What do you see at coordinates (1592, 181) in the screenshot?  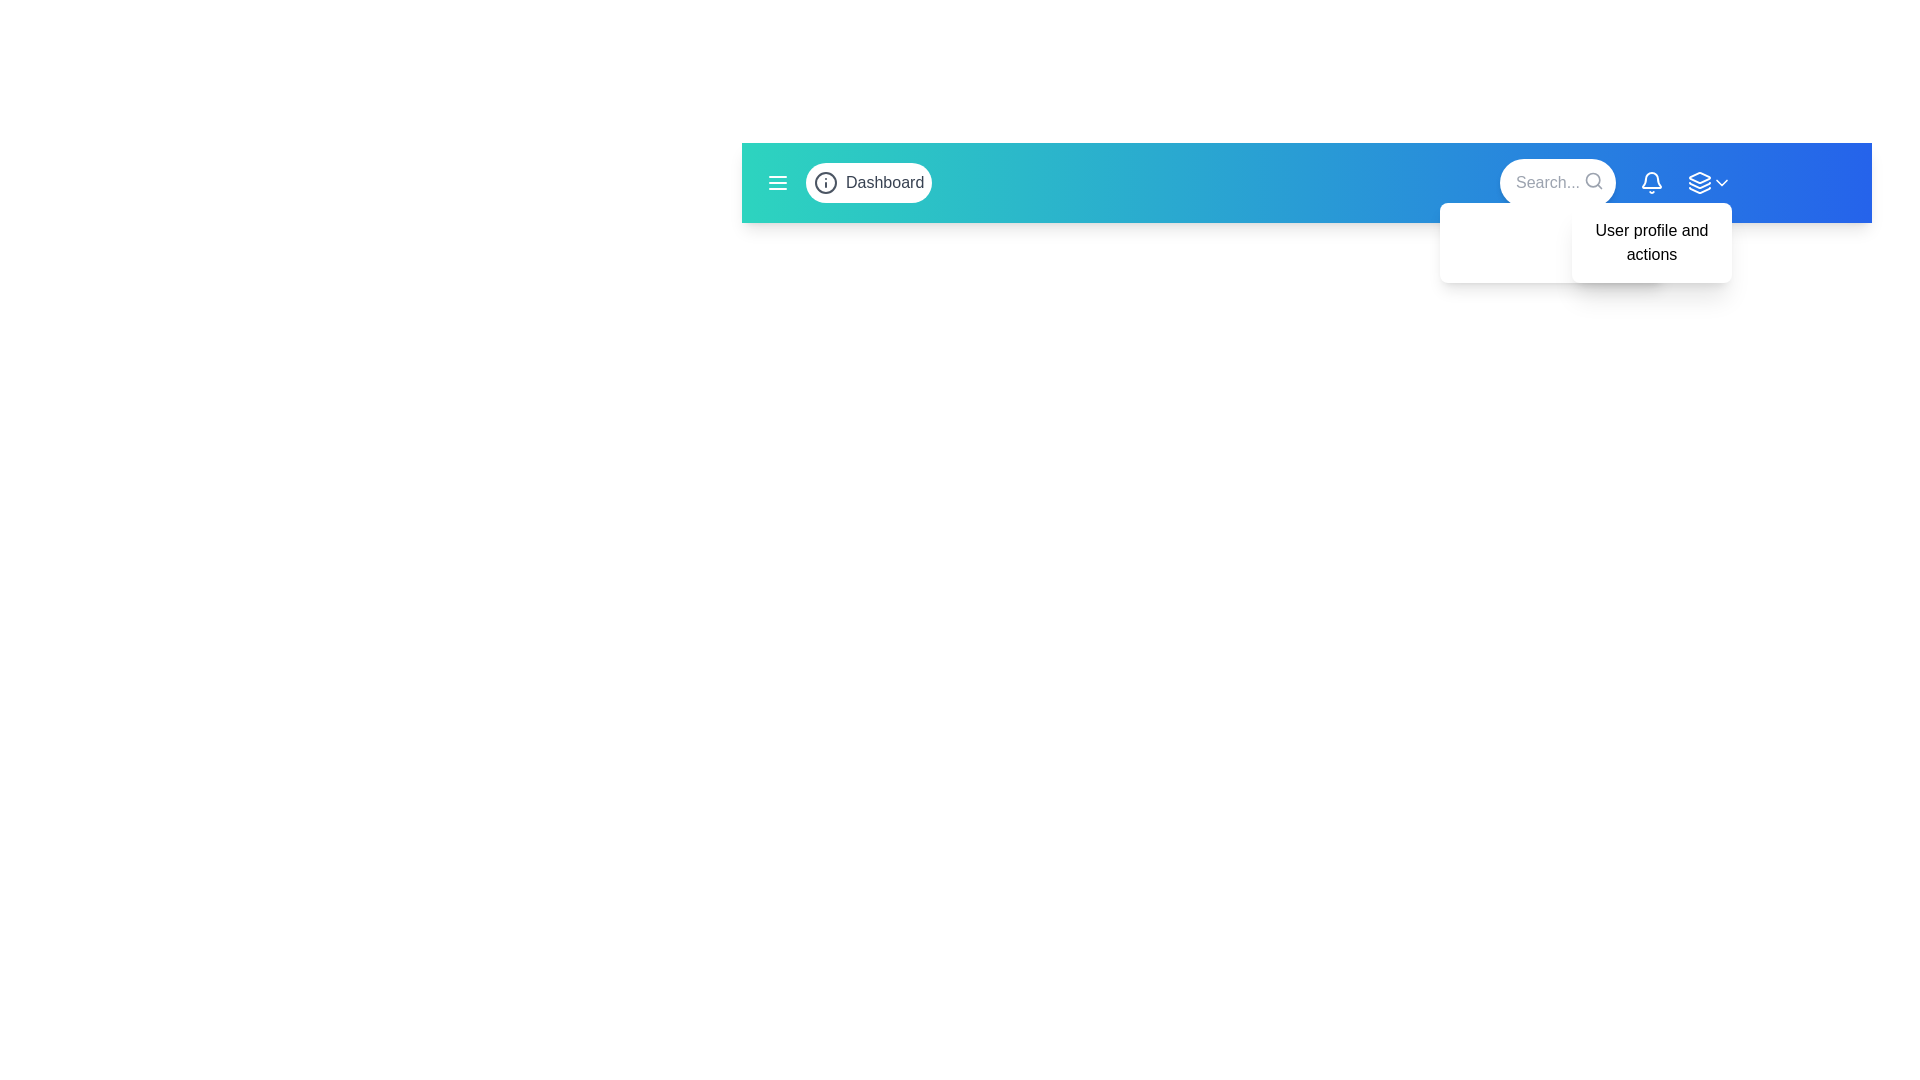 I see `the magnifying glass icon representing the search functionality located in the top navigation bar, to the right of the placeholder text 'Search...'` at bounding box center [1592, 181].